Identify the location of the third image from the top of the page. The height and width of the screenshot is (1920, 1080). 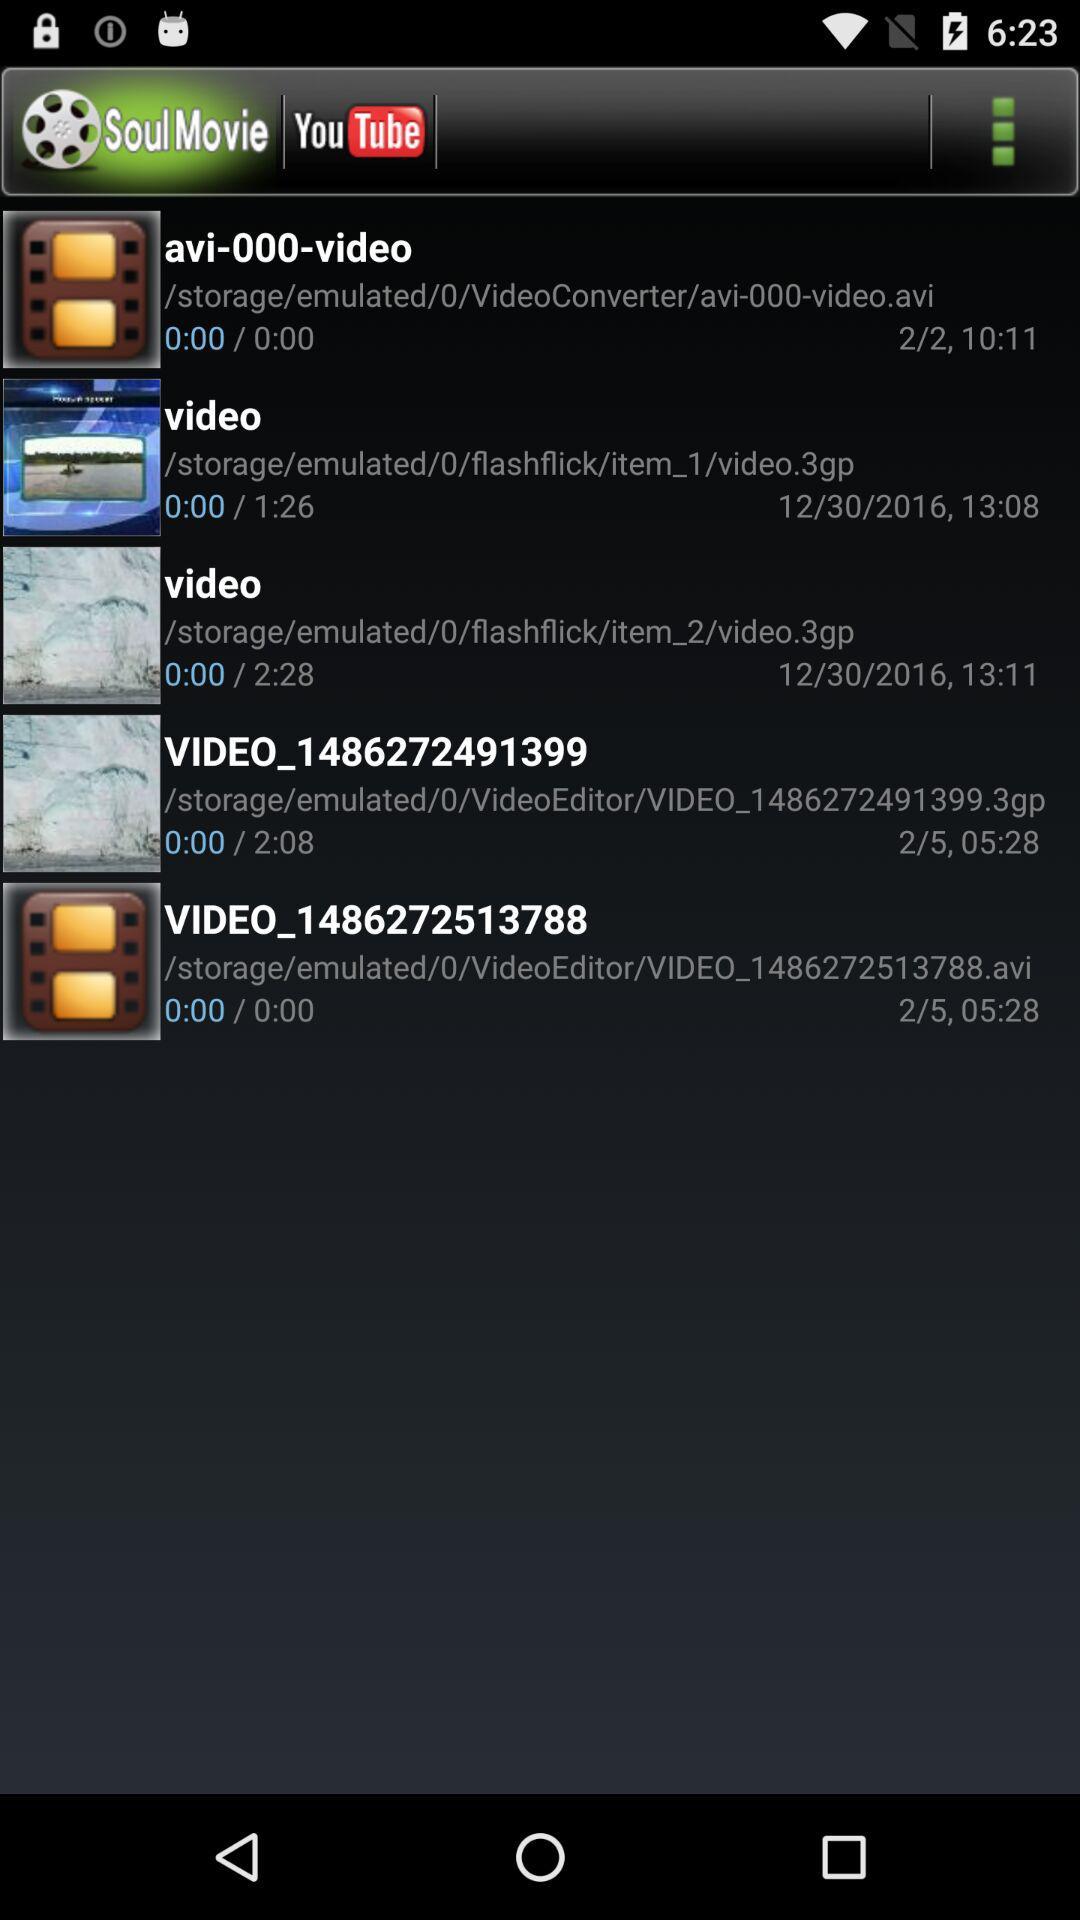
(81, 624).